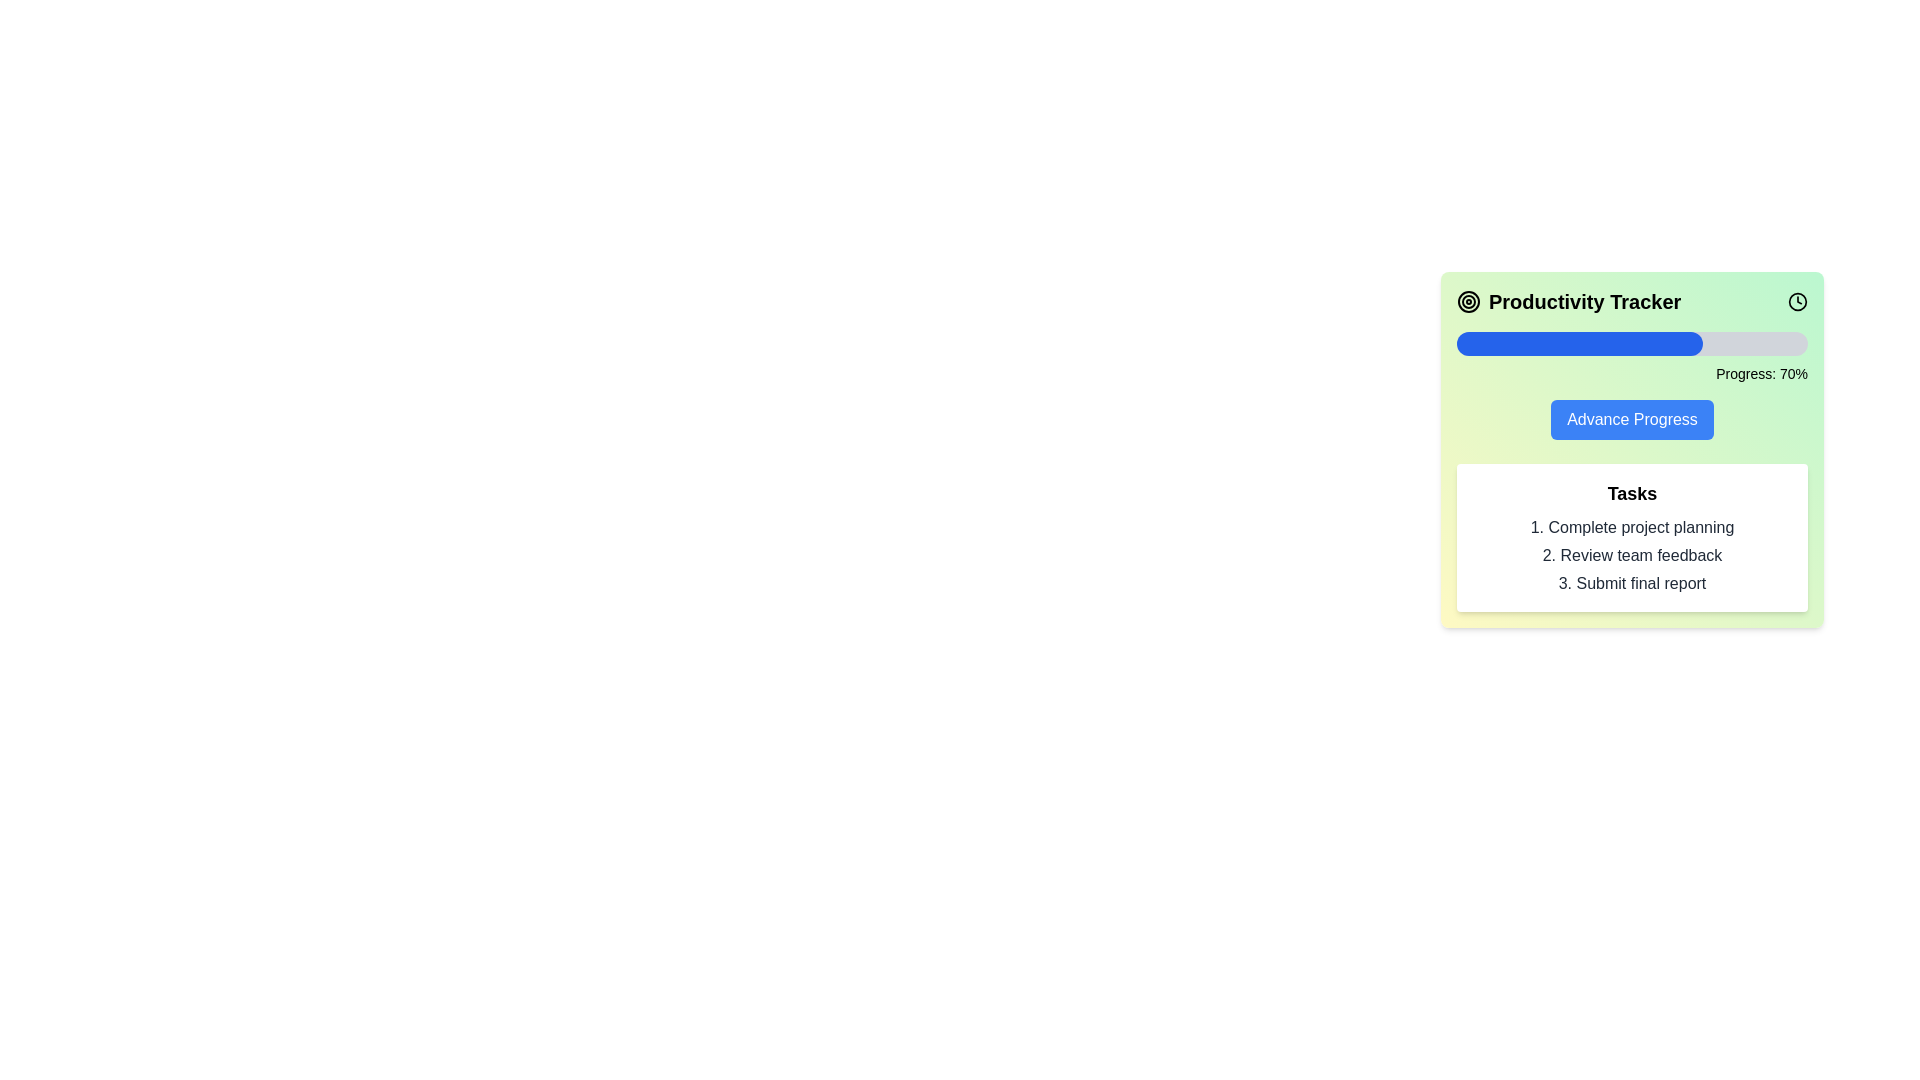 The height and width of the screenshot is (1080, 1920). What do you see at coordinates (1632, 450) in the screenshot?
I see `the 'Advance Progress' button located in the central area of the productivity tracking Card Widget` at bounding box center [1632, 450].